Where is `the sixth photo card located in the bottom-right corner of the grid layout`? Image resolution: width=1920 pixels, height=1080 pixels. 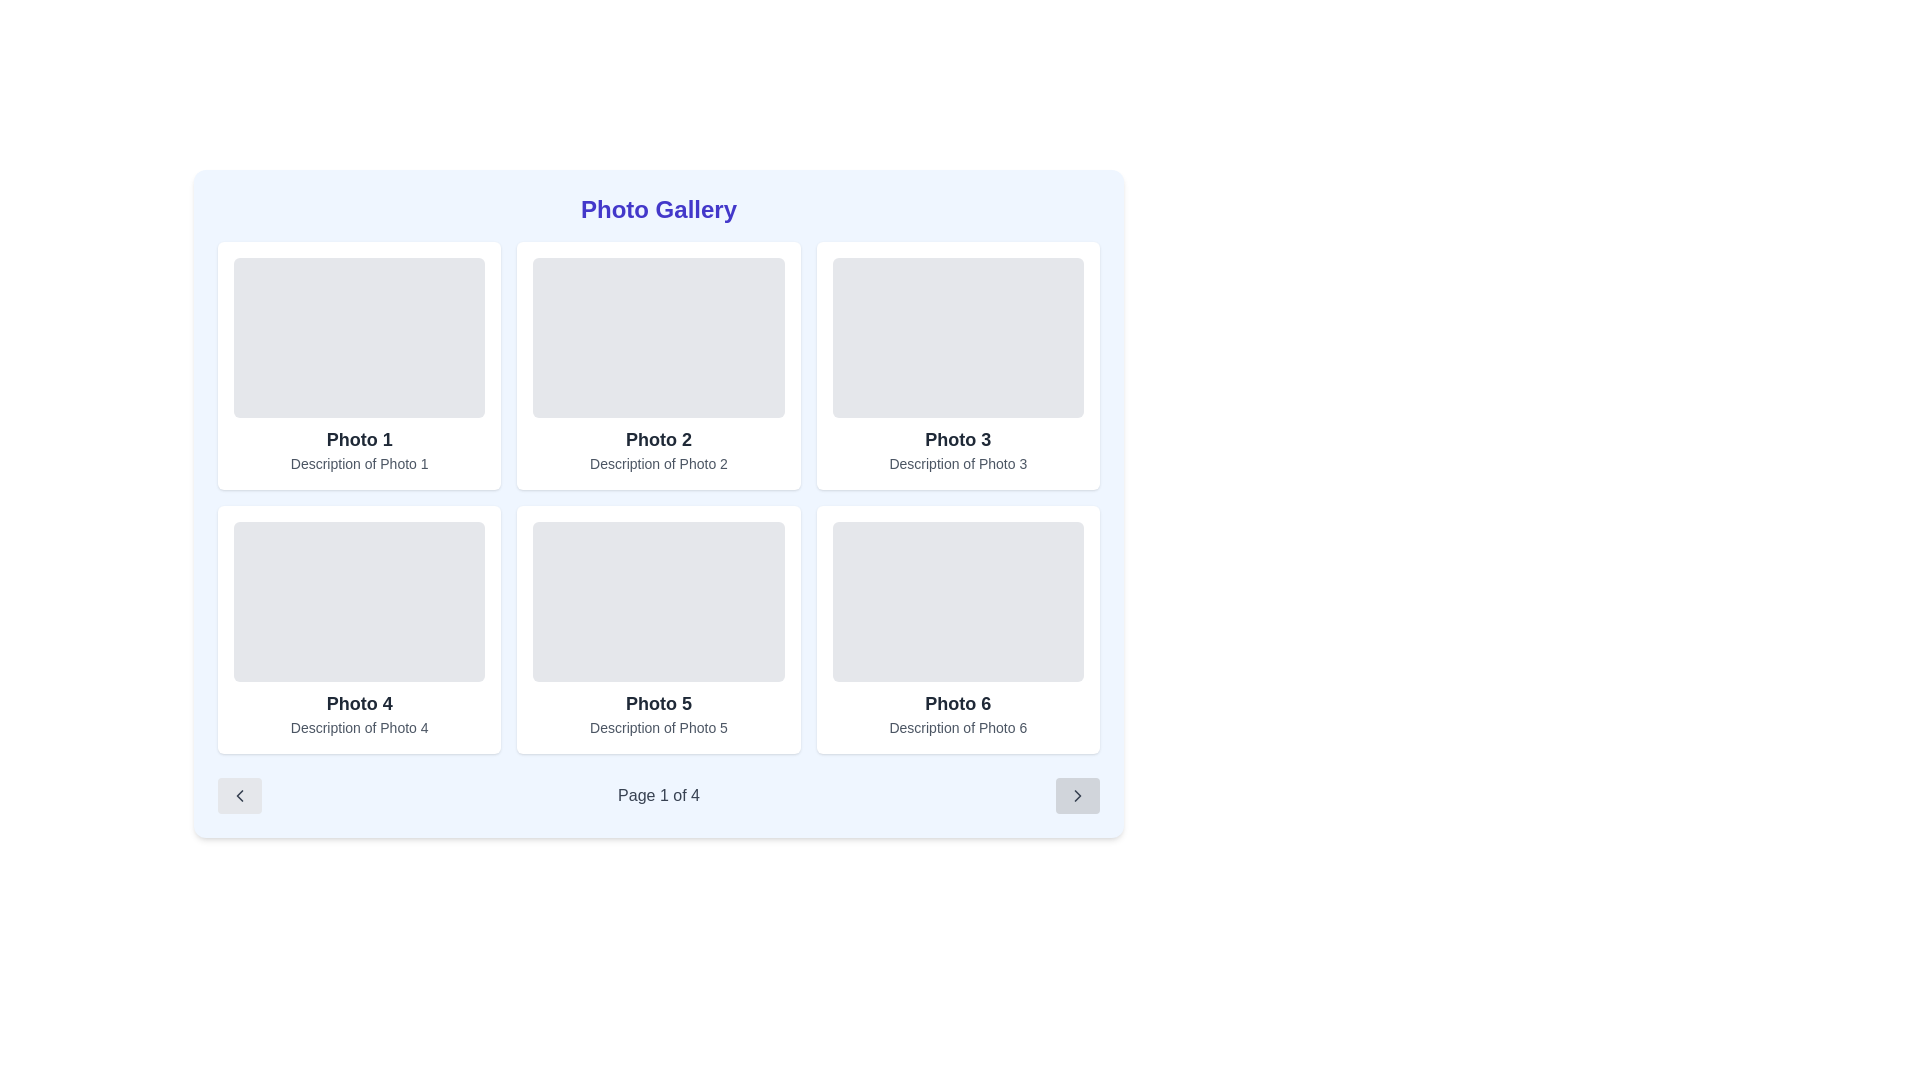
the sixth photo card located in the bottom-right corner of the grid layout is located at coordinates (957, 628).